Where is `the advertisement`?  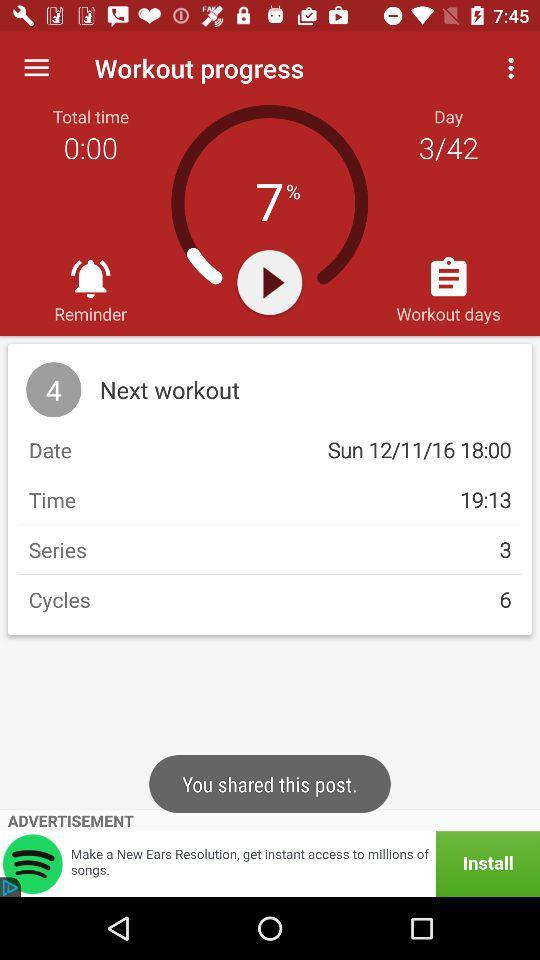 the advertisement is located at coordinates (270, 863).